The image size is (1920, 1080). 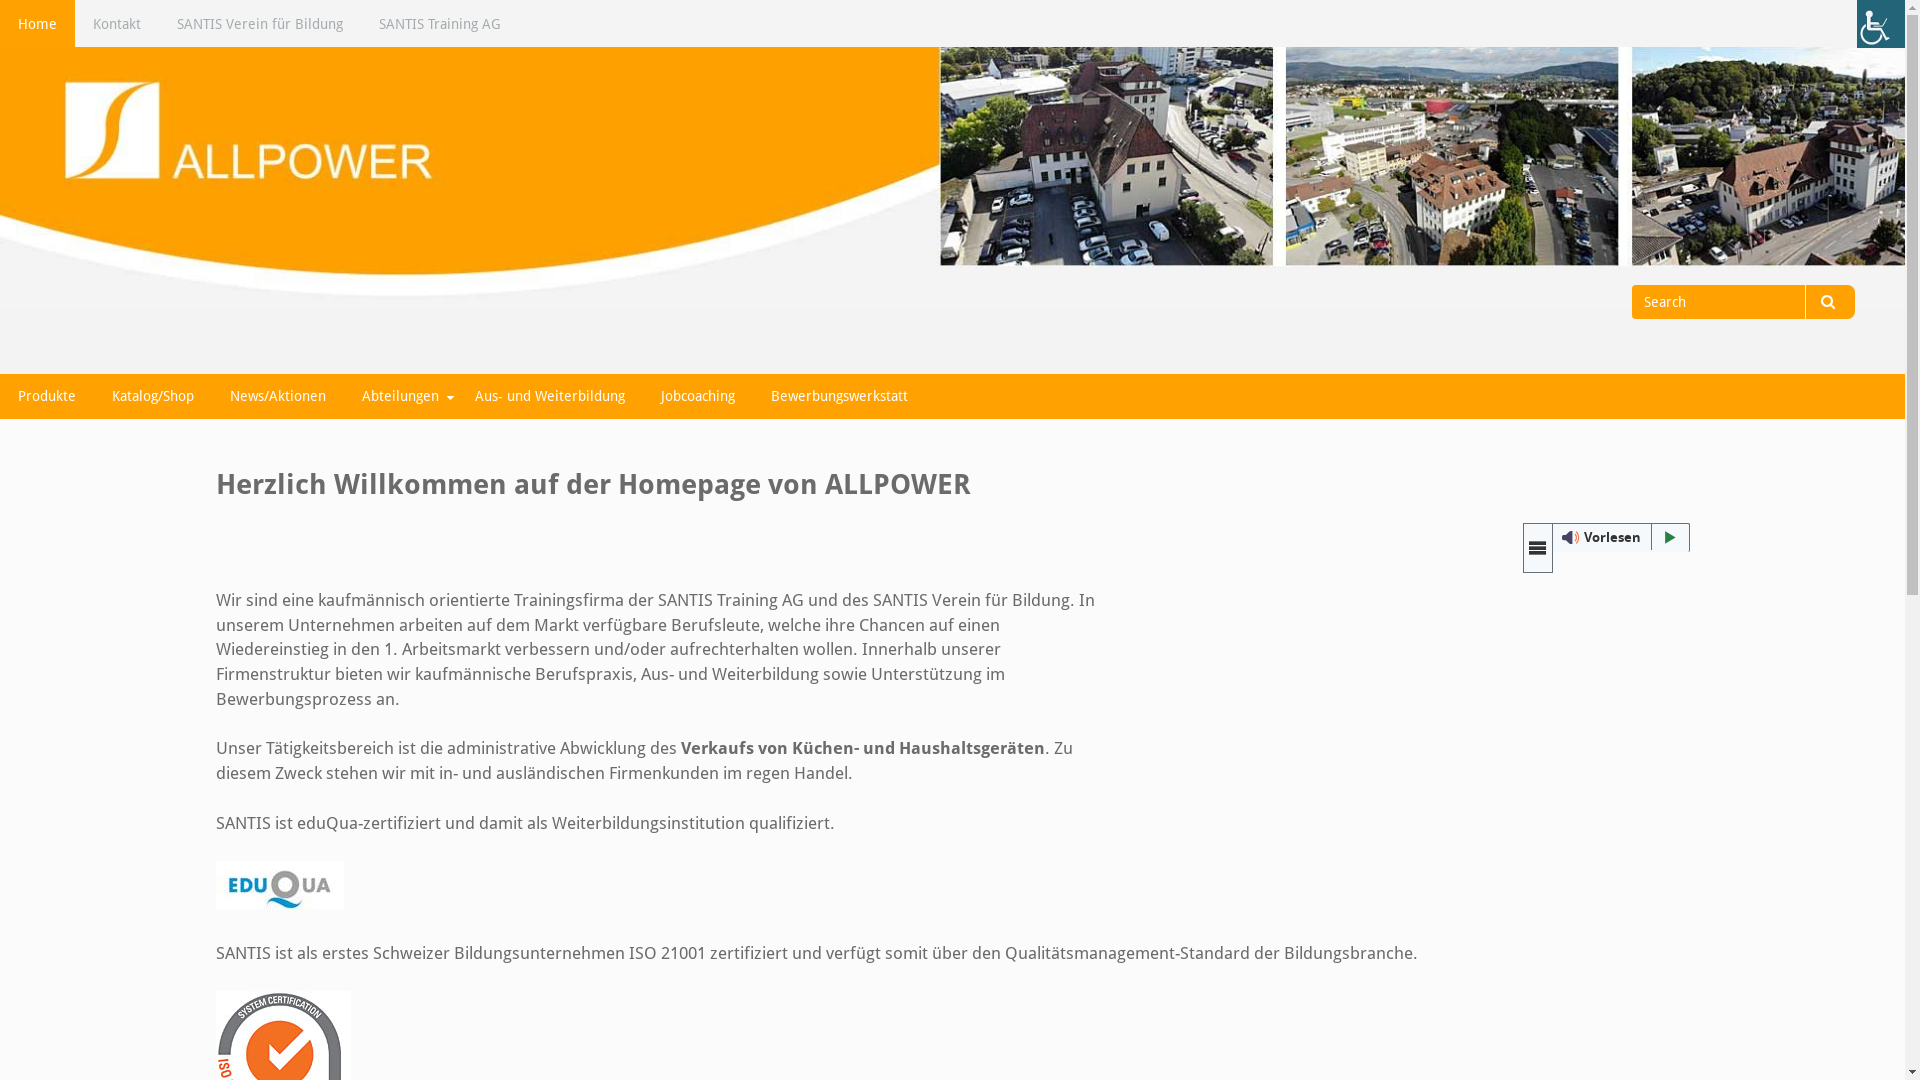 What do you see at coordinates (152, 396) in the screenshot?
I see `'Katalog/Shop'` at bounding box center [152, 396].